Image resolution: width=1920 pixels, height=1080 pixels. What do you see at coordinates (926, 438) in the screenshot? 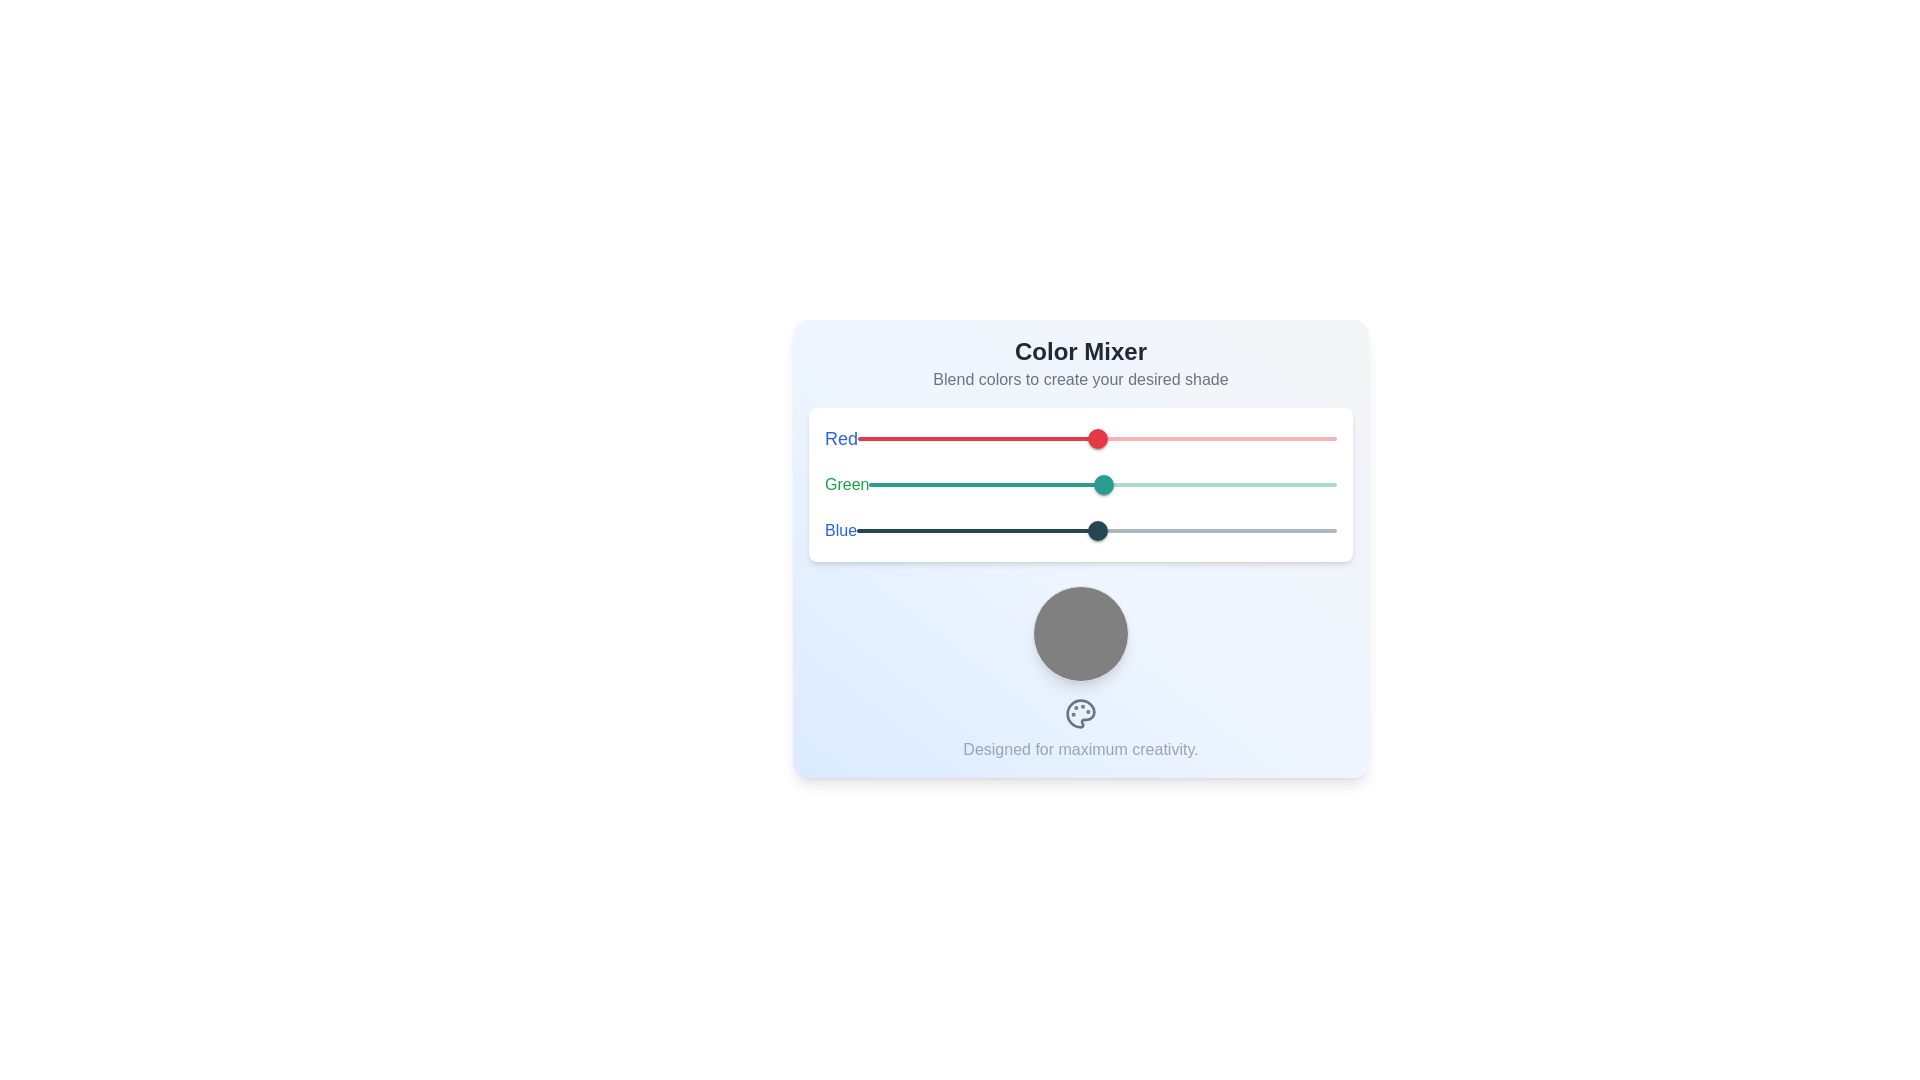
I see `the red value` at bounding box center [926, 438].